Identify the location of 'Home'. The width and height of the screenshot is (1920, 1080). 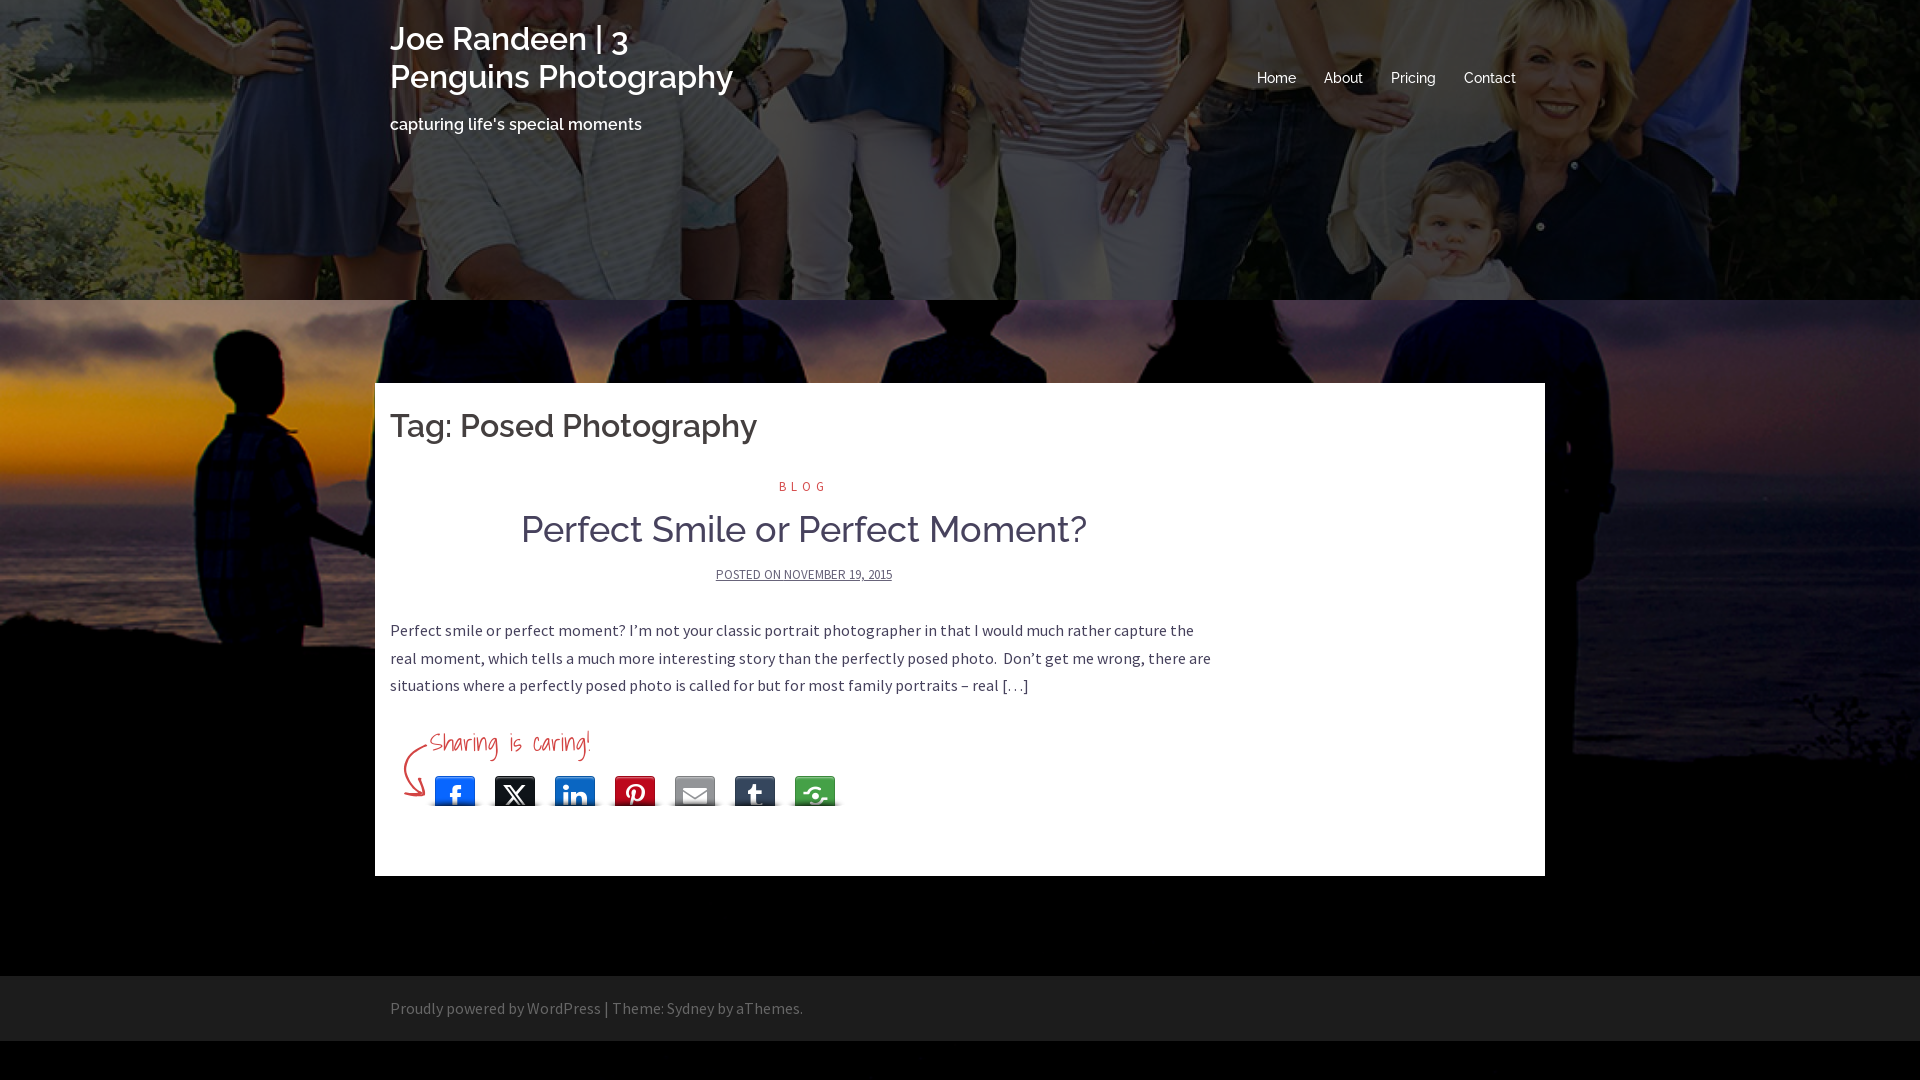
(1275, 77).